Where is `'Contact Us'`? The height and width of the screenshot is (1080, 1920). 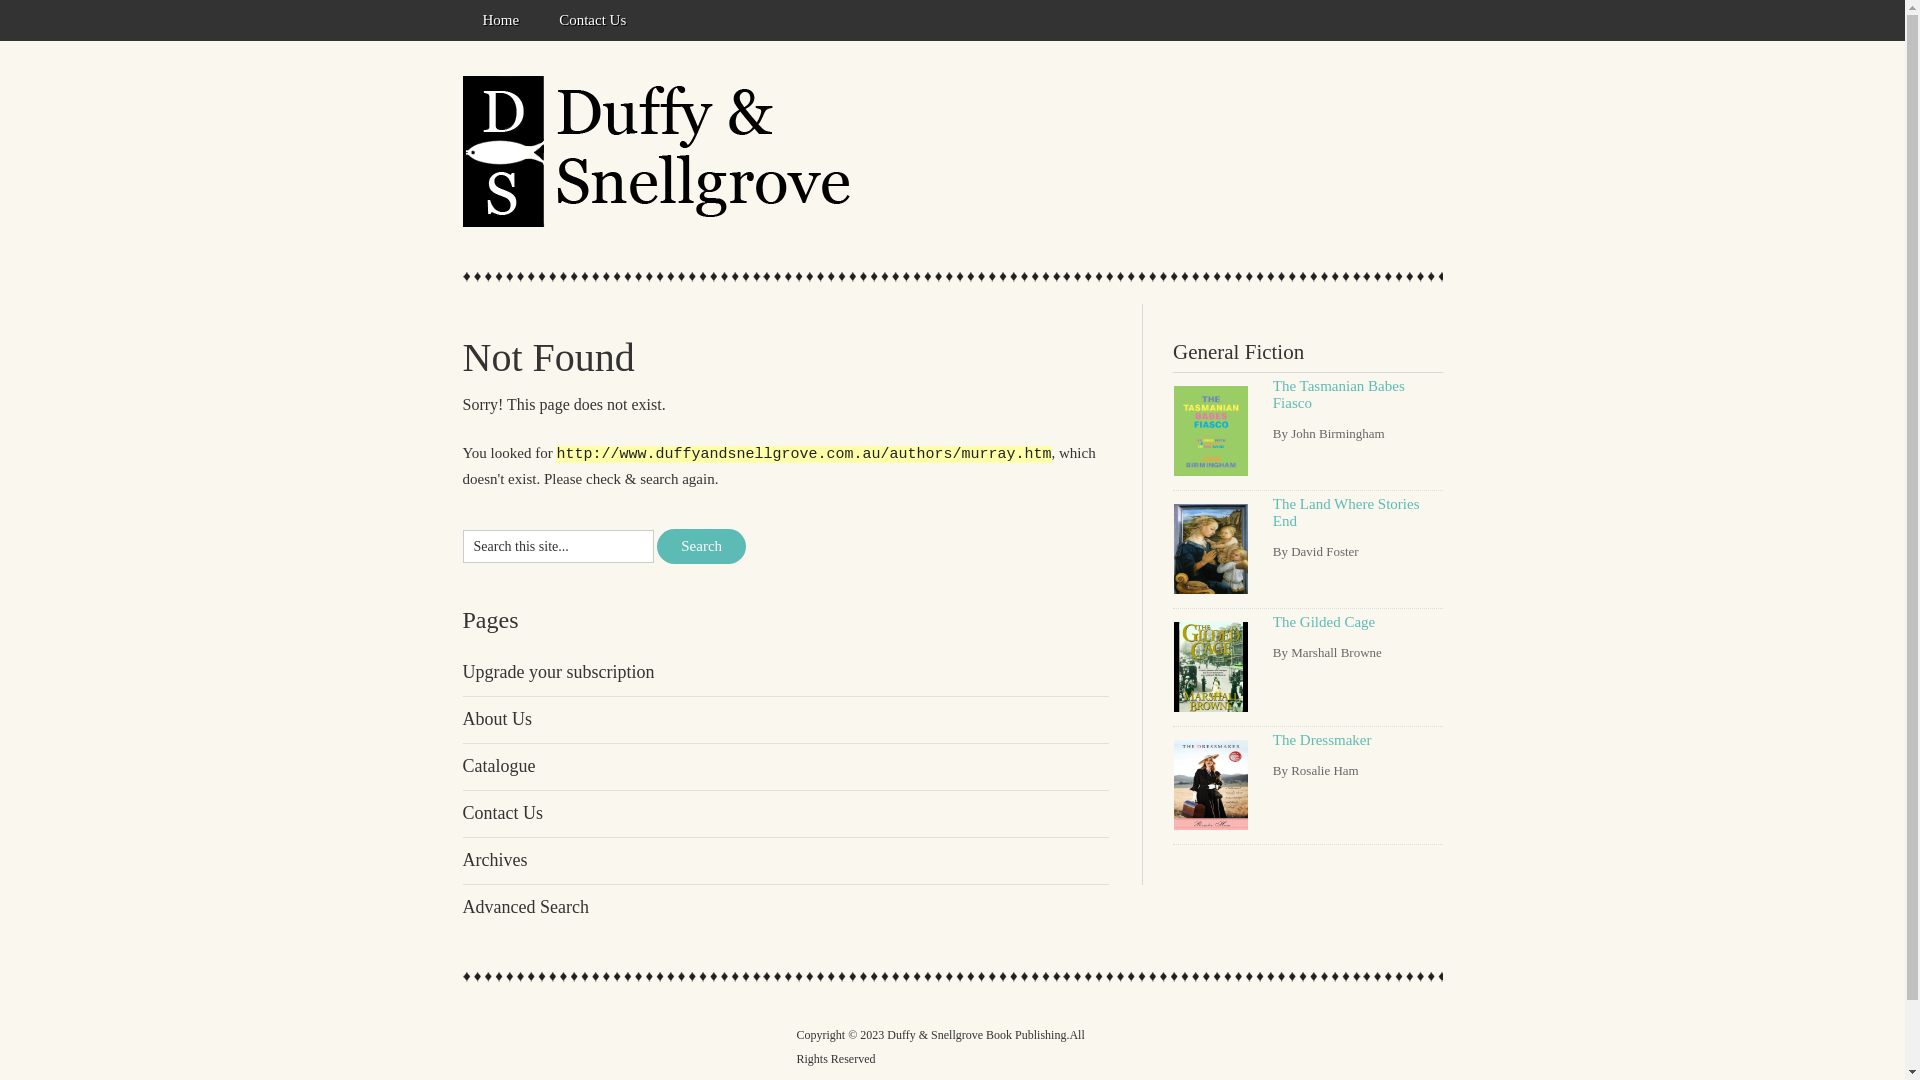 'Contact Us' is located at coordinates (591, 20).